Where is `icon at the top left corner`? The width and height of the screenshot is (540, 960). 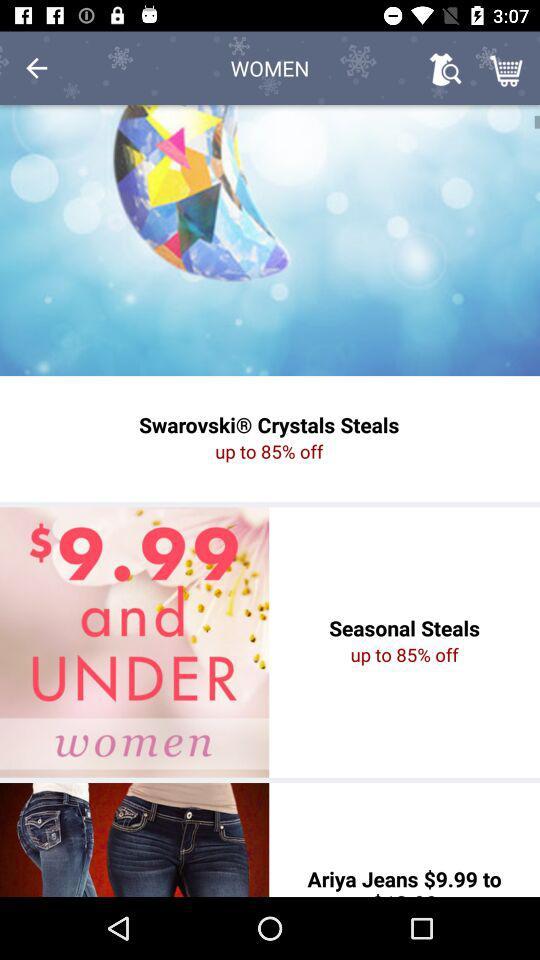 icon at the top left corner is located at coordinates (36, 68).